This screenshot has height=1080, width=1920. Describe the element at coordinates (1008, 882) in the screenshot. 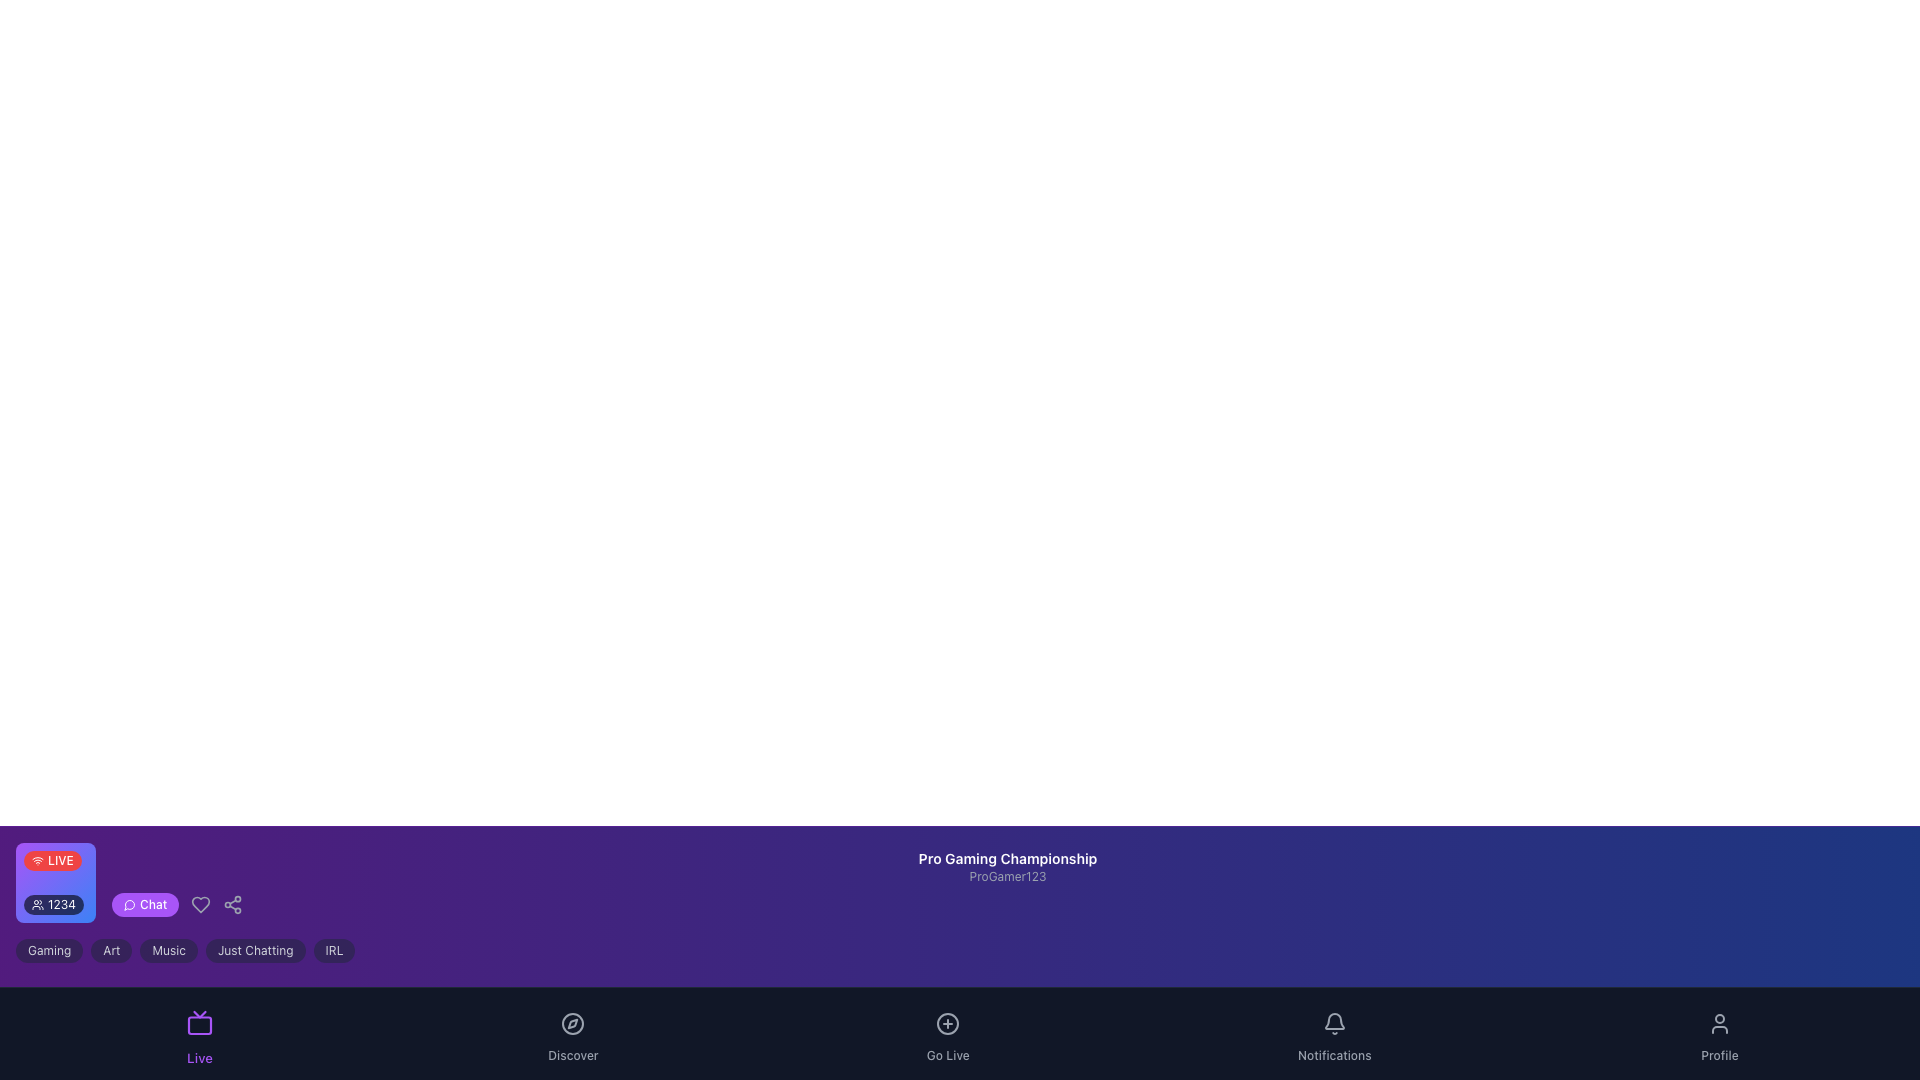

I see `the header section displaying the title 'Pro Gaming Championship' and the username 'ProGamer123', which is centrally located below the interaction buttons and above the bottom navigation bar` at that location.